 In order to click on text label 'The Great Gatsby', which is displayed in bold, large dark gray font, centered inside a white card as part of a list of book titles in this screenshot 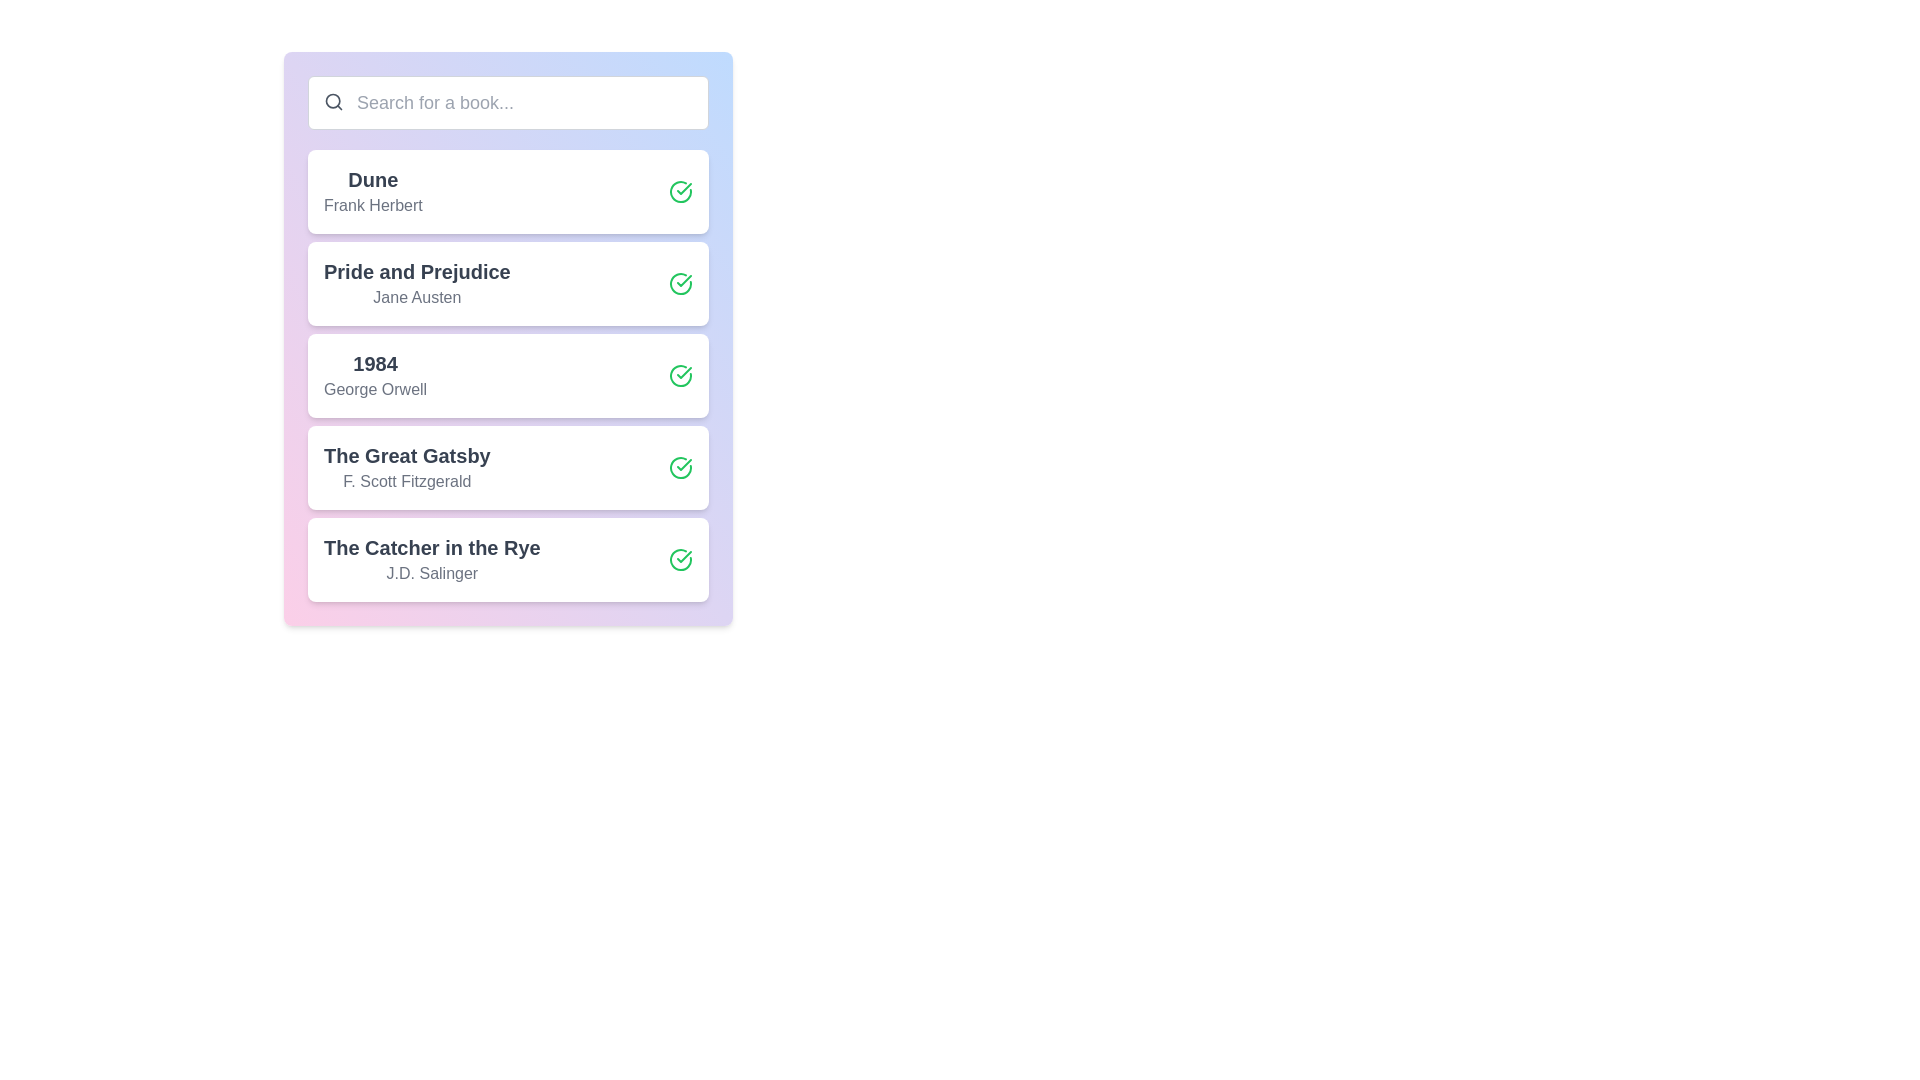, I will do `click(406, 455)`.